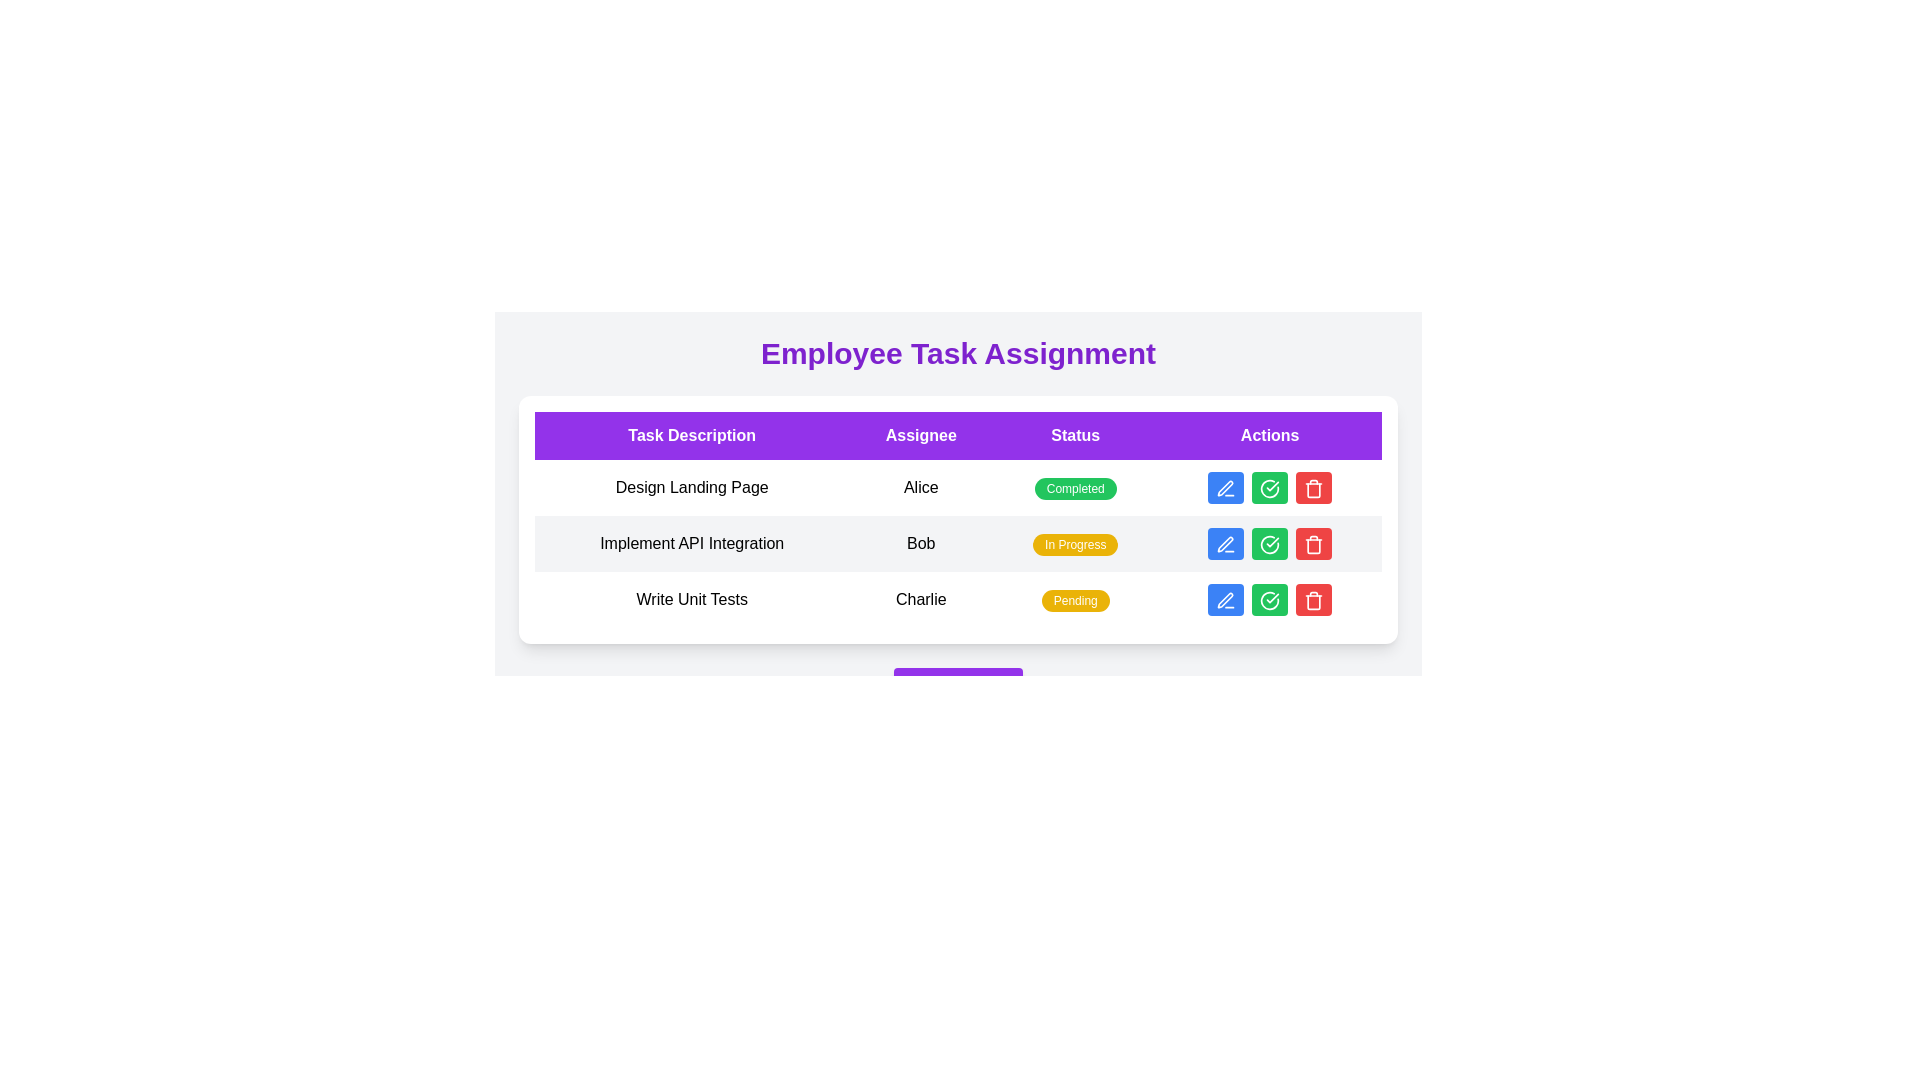  What do you see at coordinates (1074, 543) in the screenshot?
I see `text displayed on the 'Status' badge indicating the current status of the 'Implement API Integration' task in the second row of the table` at bounding box center [1074, 543].